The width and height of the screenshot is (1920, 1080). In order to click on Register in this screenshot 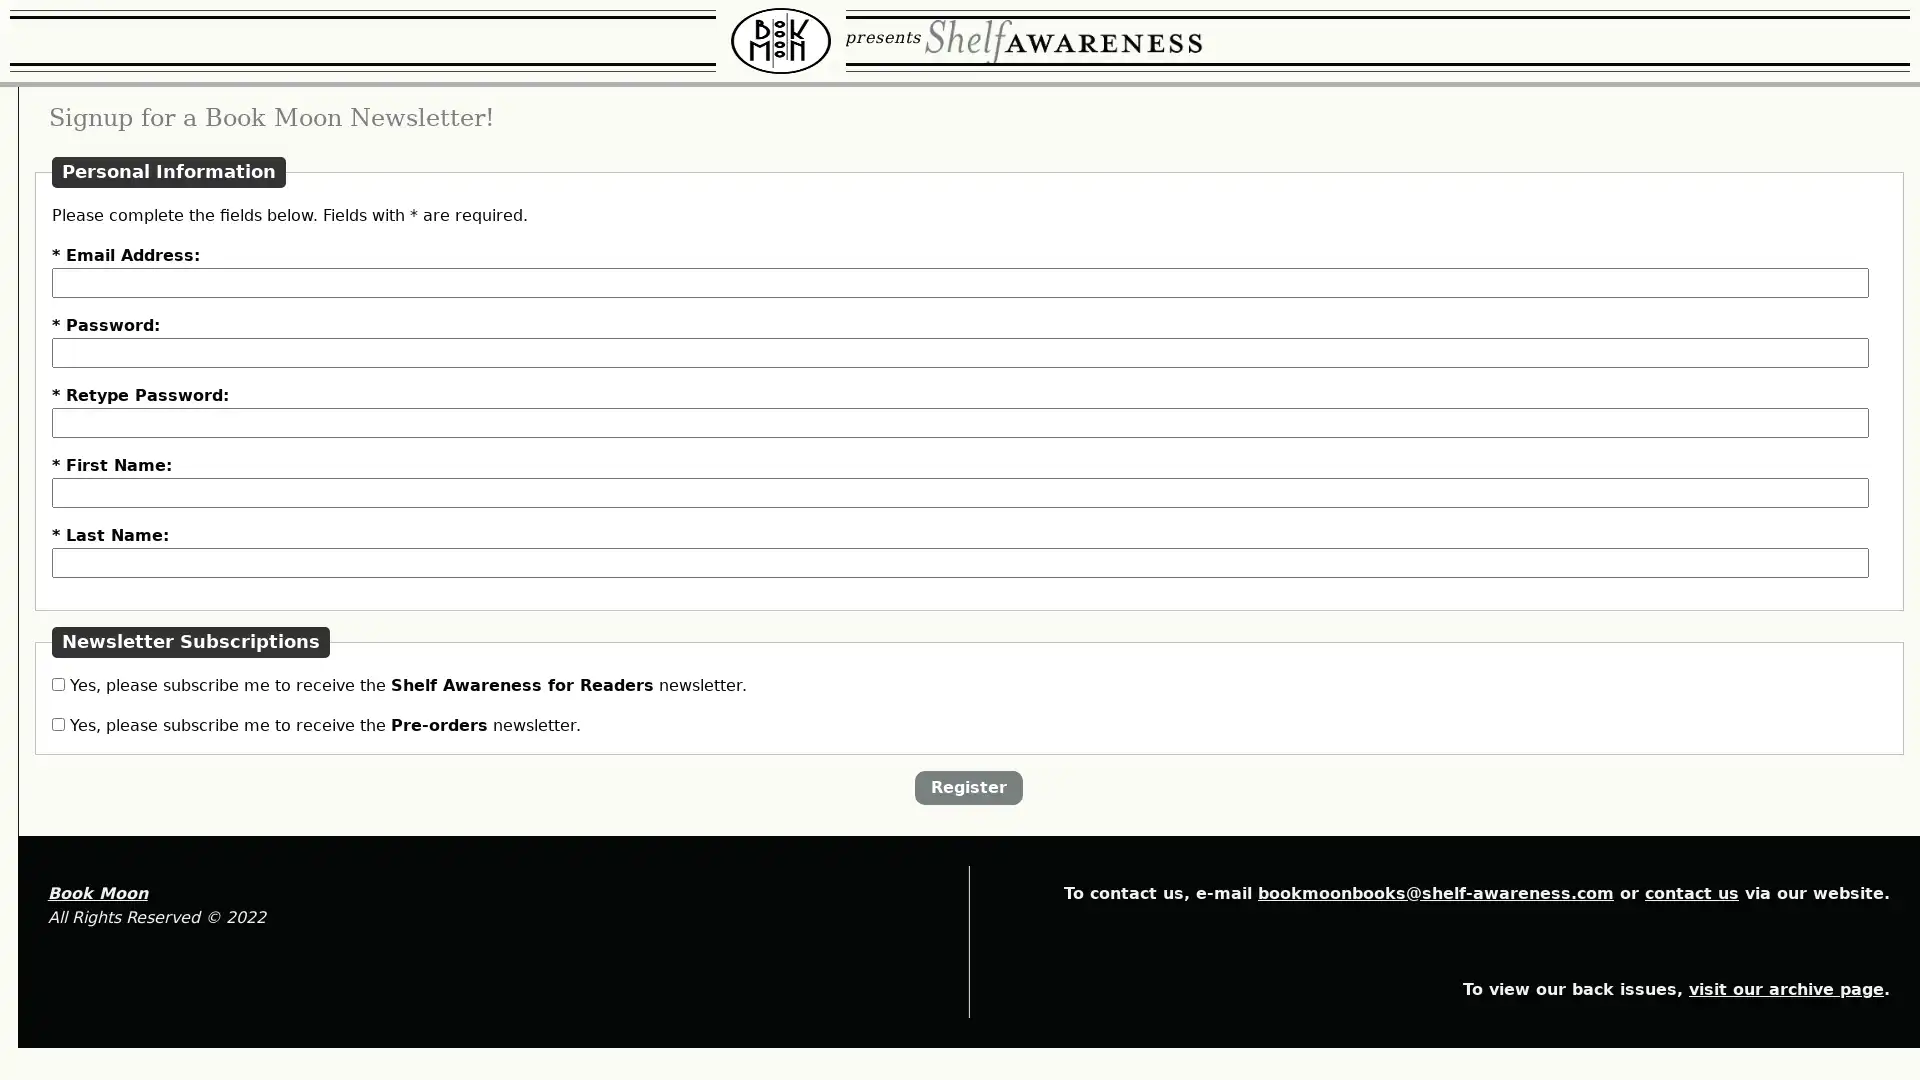, I will do `click(1084, 948)`.